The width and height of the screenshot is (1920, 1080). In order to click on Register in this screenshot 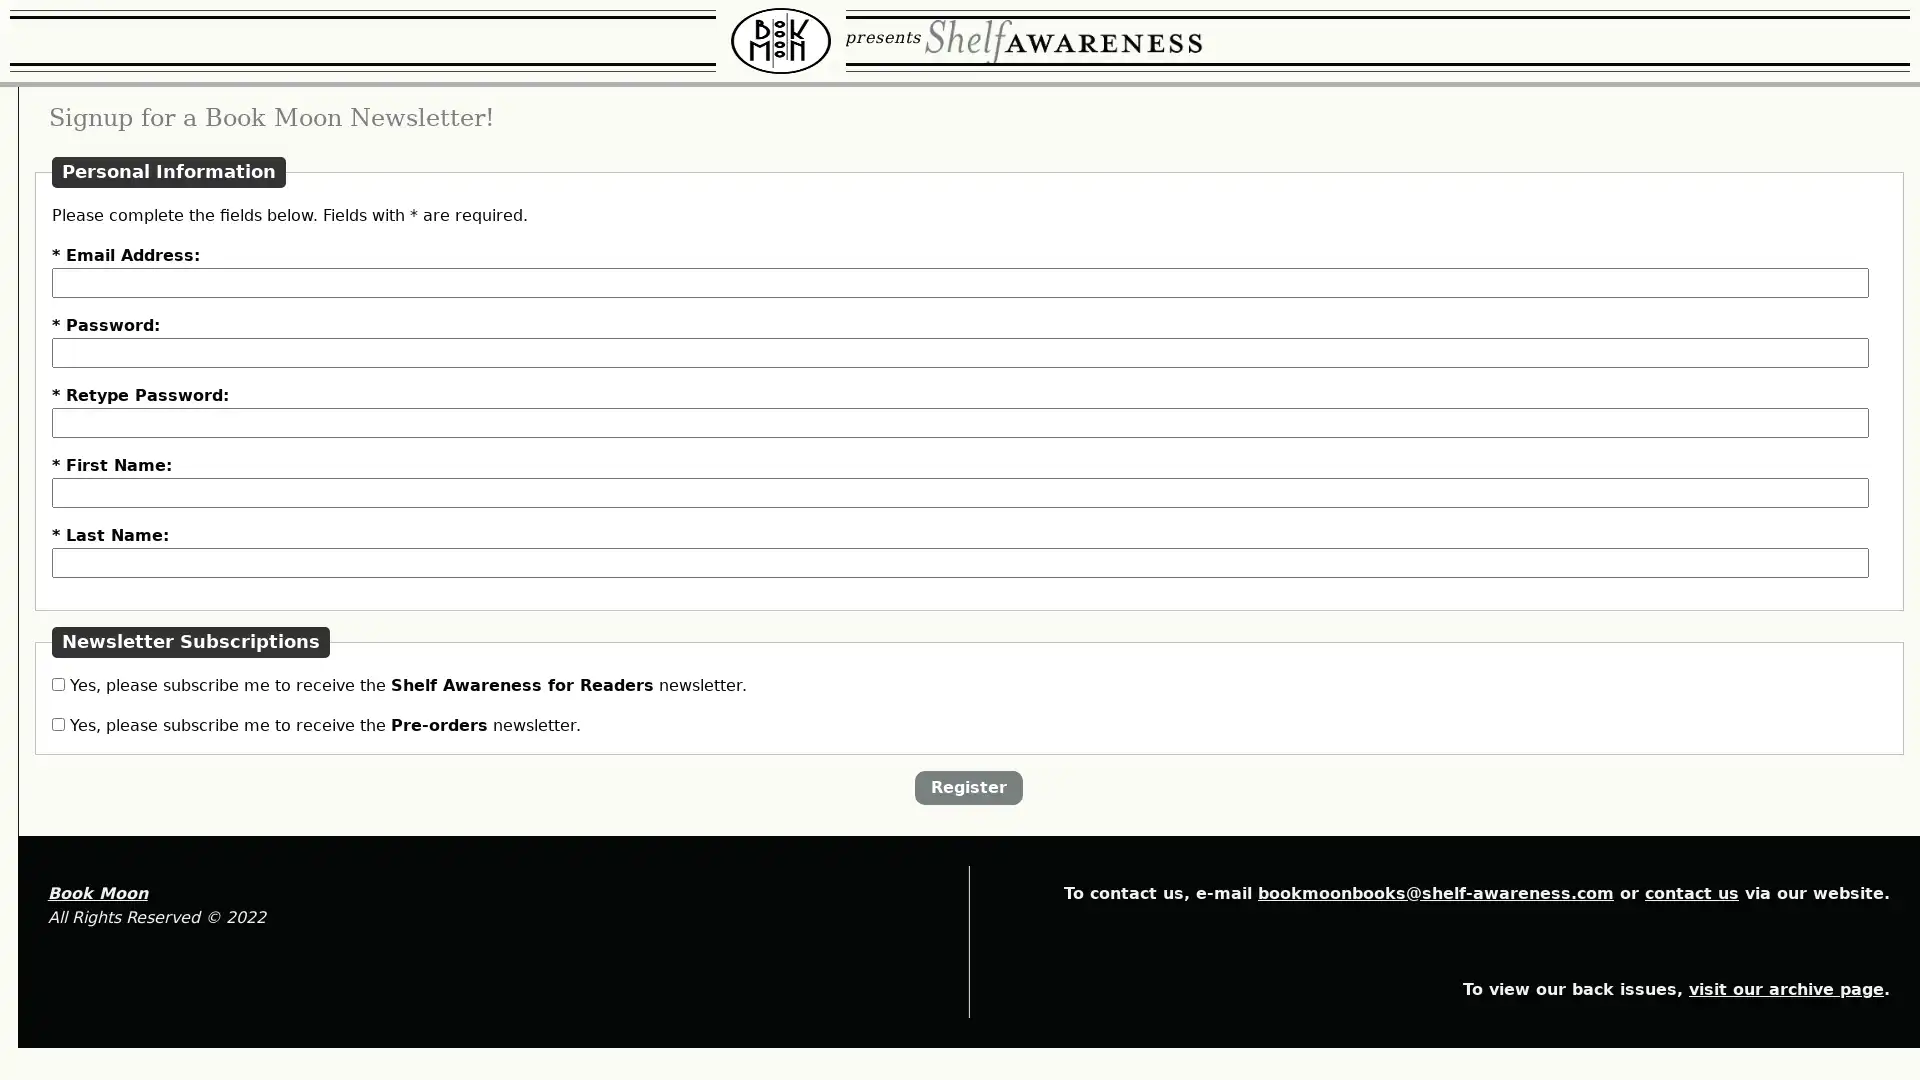, I will do `click(1084, 948)`.